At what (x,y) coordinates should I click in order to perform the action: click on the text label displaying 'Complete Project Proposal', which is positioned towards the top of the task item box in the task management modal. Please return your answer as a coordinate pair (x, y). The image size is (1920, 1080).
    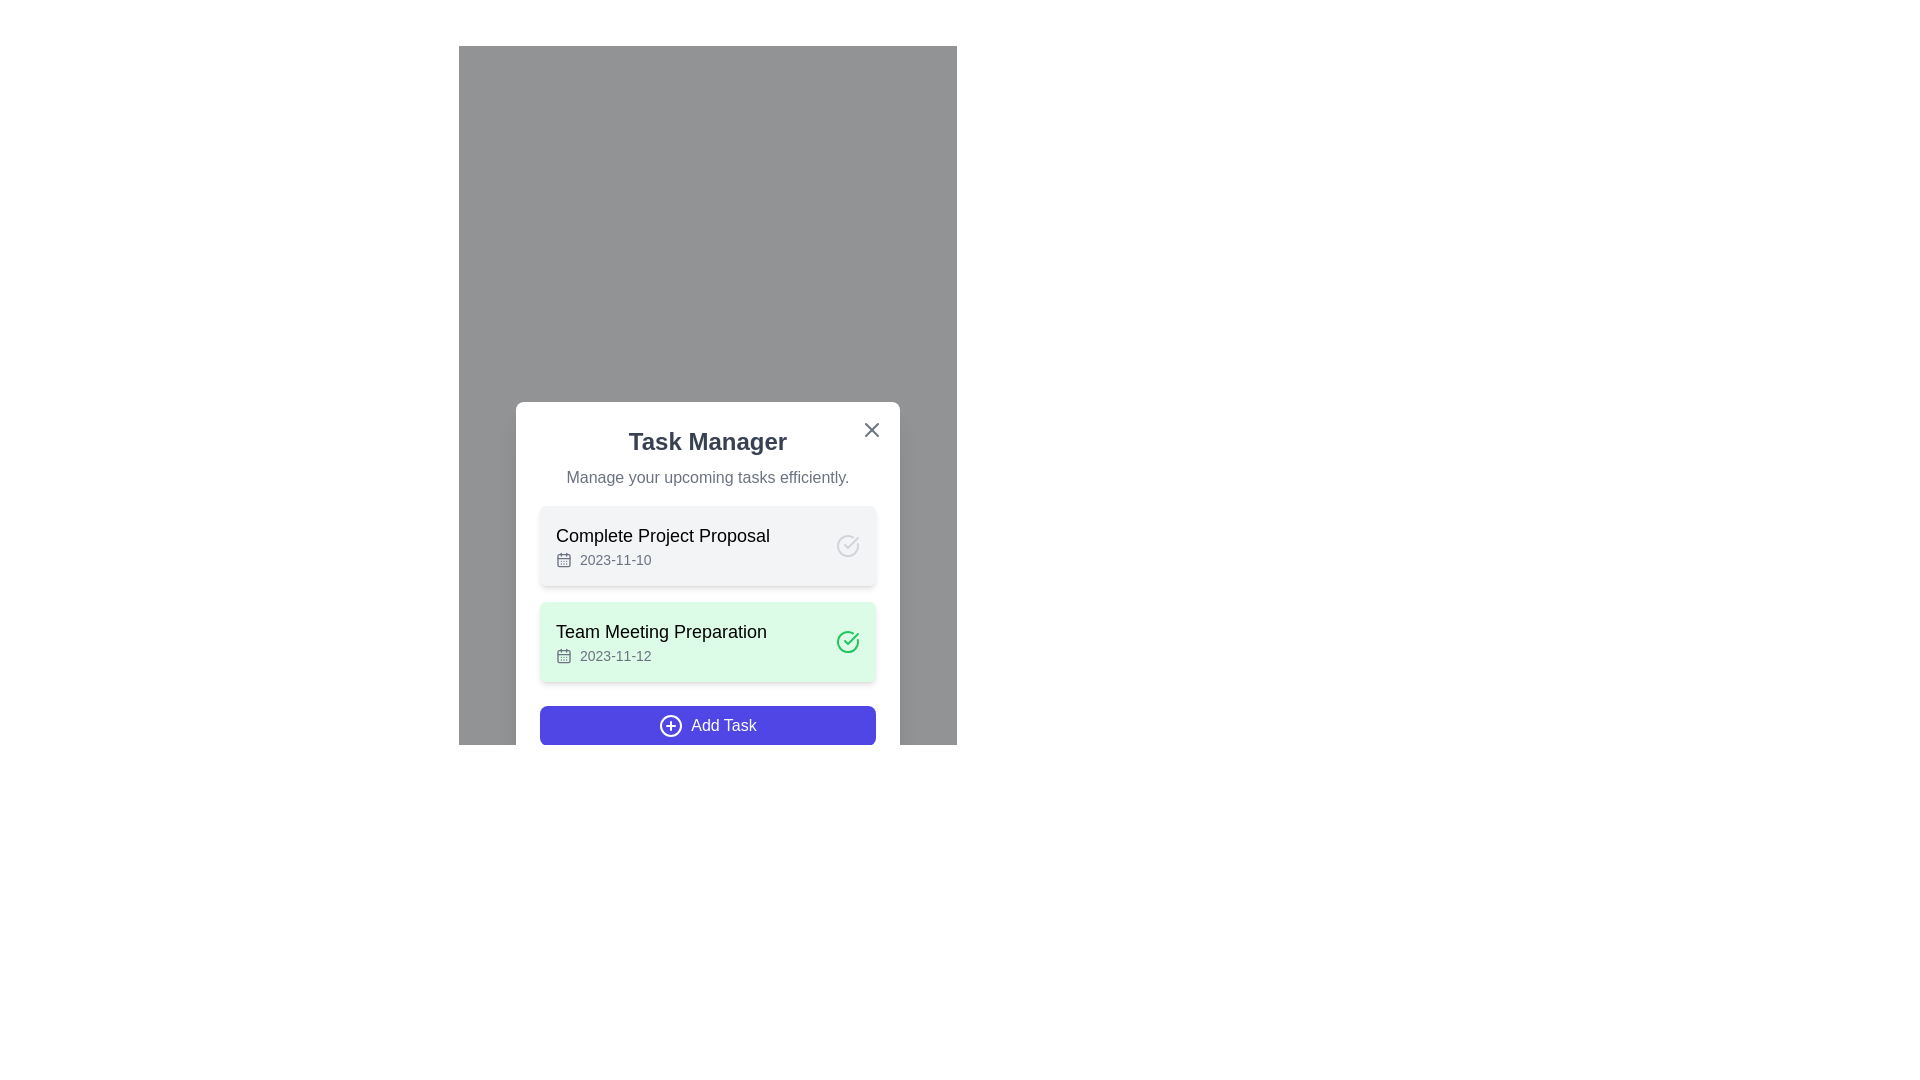
    Looking at the image, I should click on (662, 535).